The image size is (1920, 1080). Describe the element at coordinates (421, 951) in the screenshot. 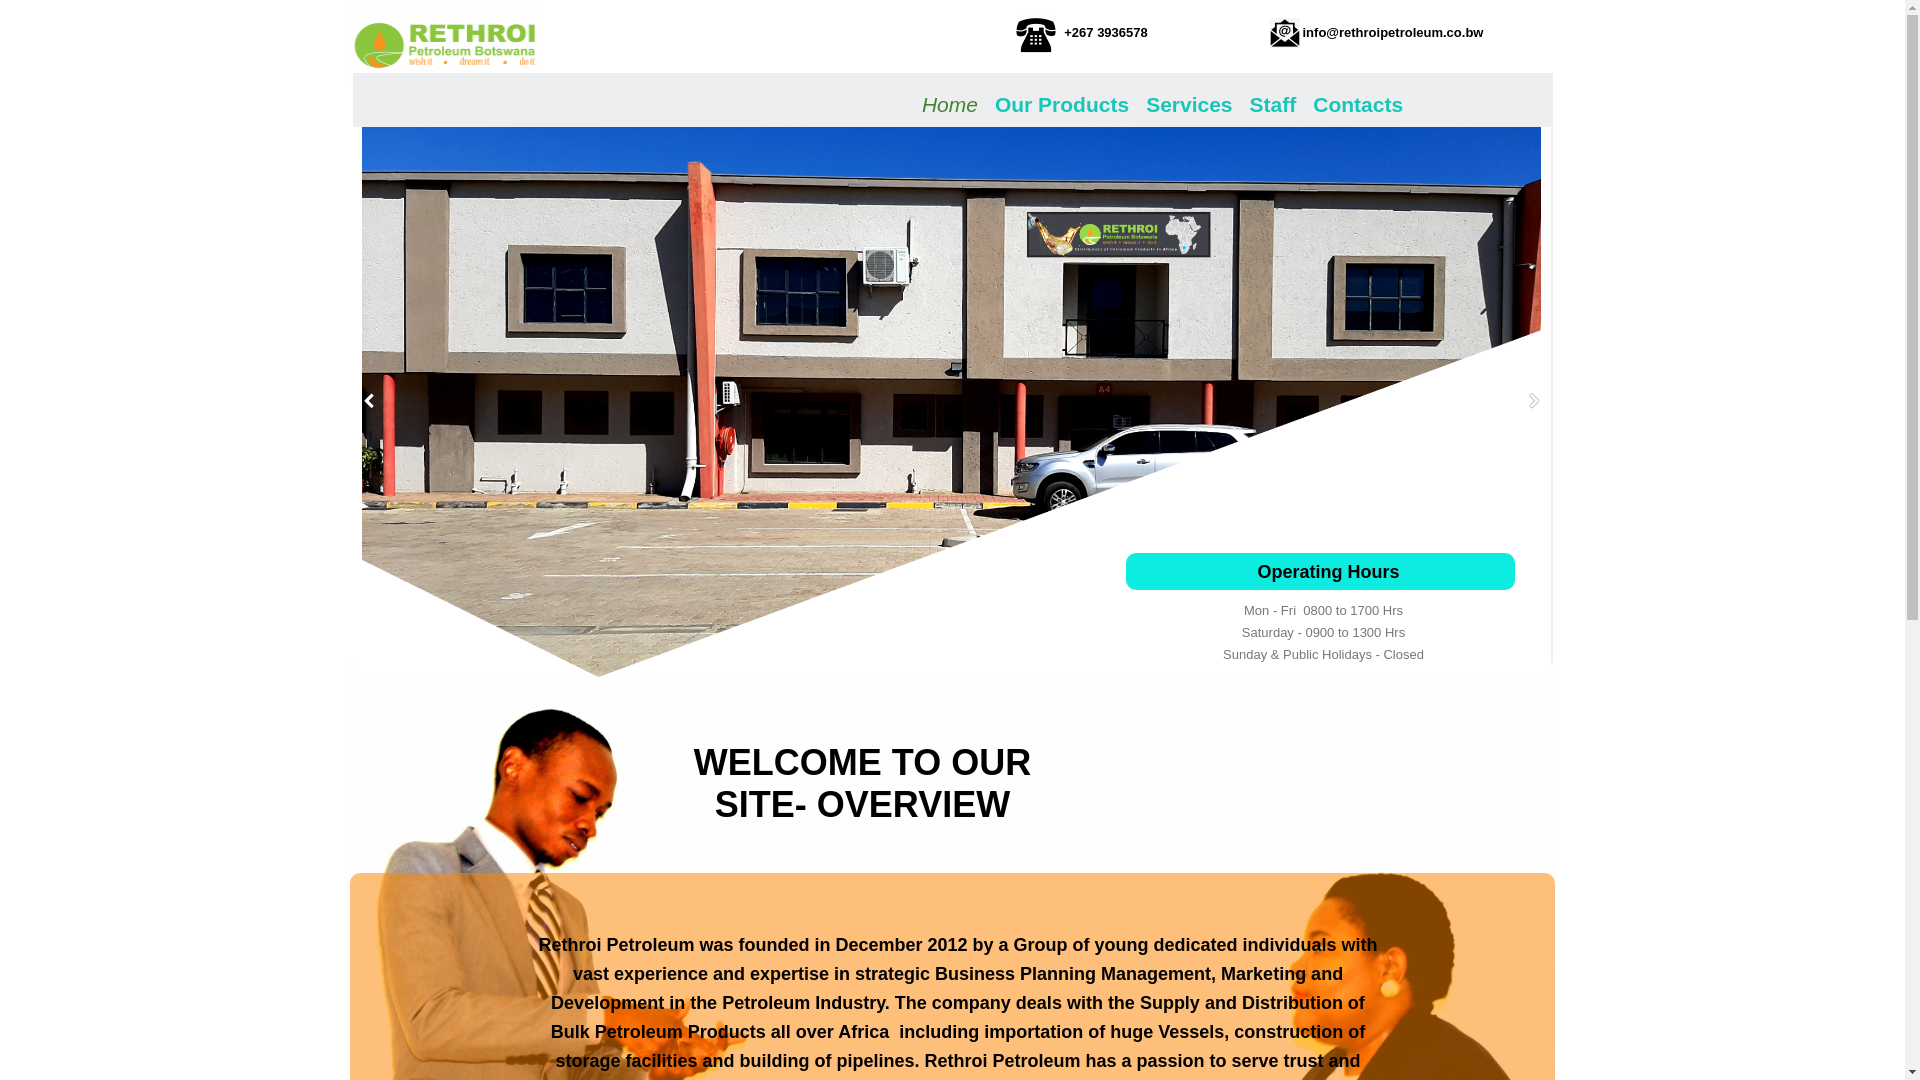

I see `'LinkedIn Embedded Content'` at that location.